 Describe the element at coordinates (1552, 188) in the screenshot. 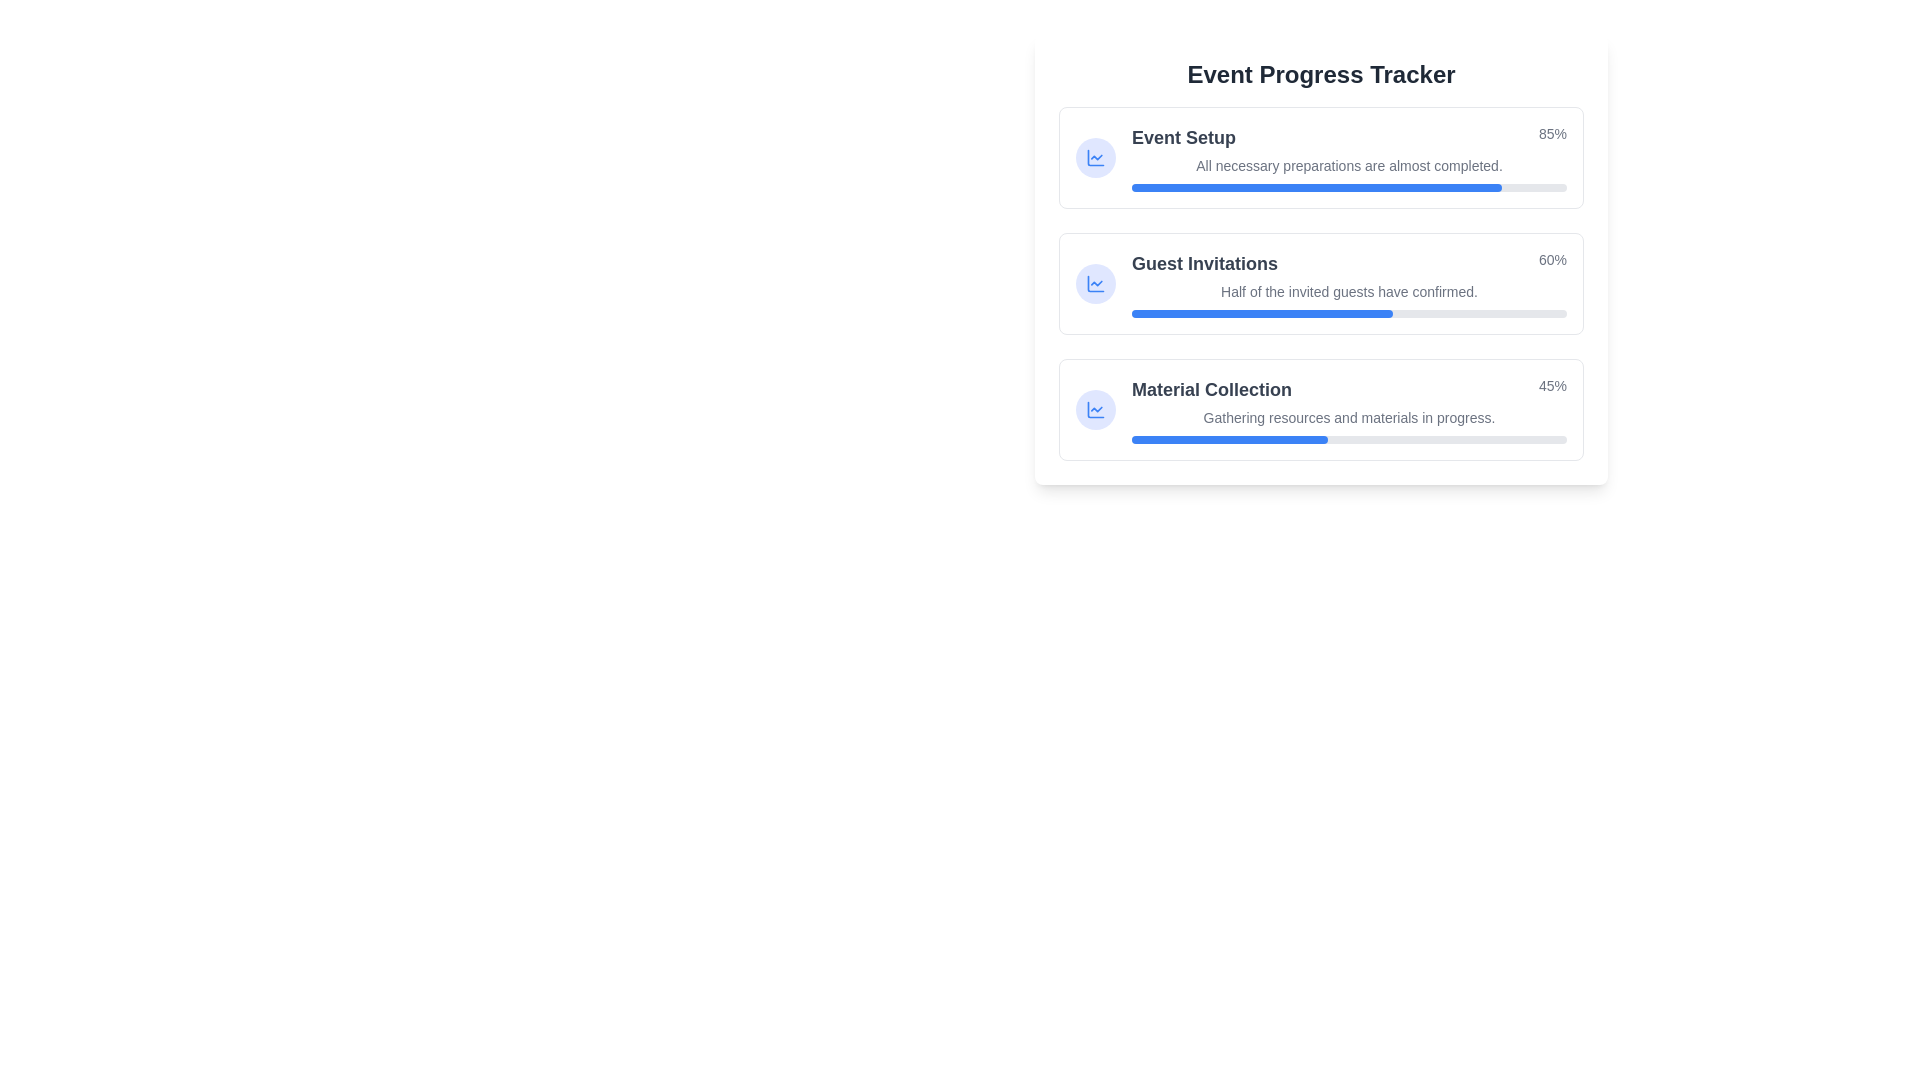

I see `the progress of the bar` at that location.